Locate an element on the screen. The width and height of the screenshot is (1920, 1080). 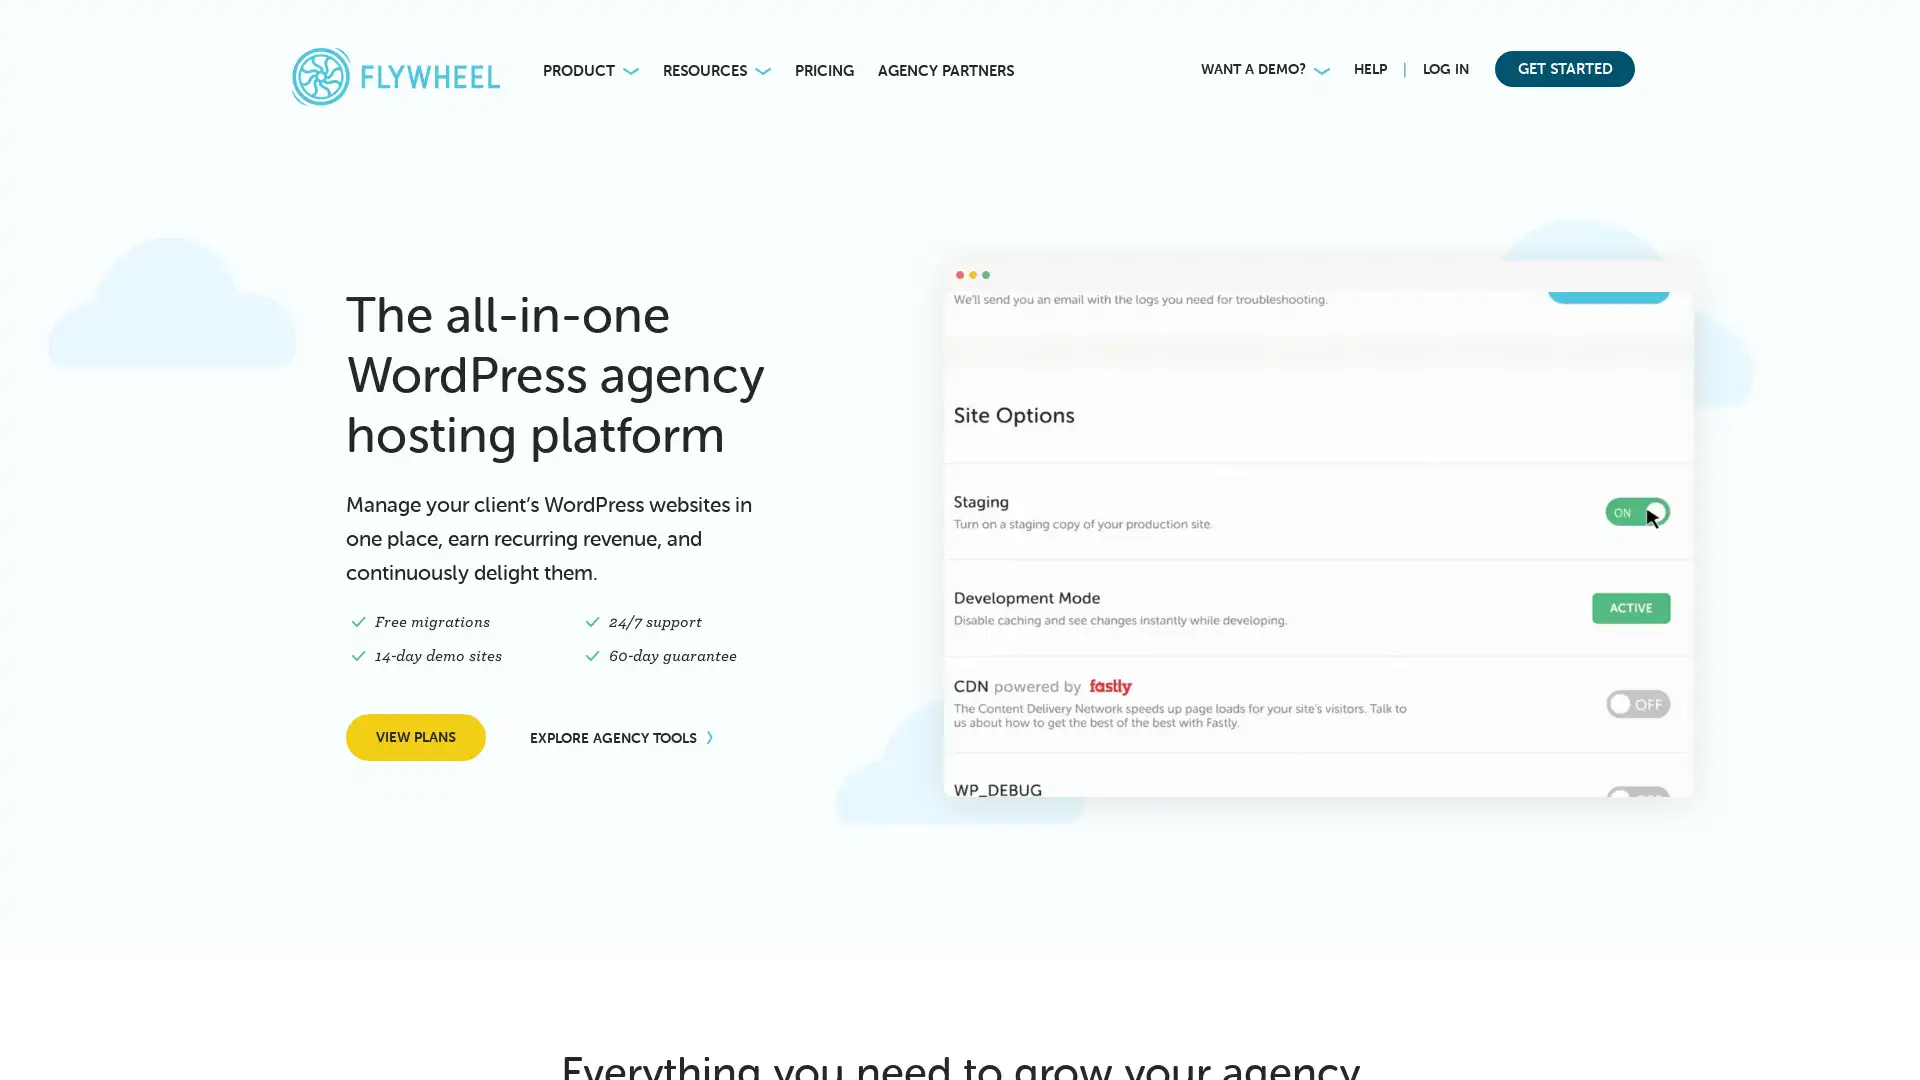
Close is located at coordinates (481, 848).